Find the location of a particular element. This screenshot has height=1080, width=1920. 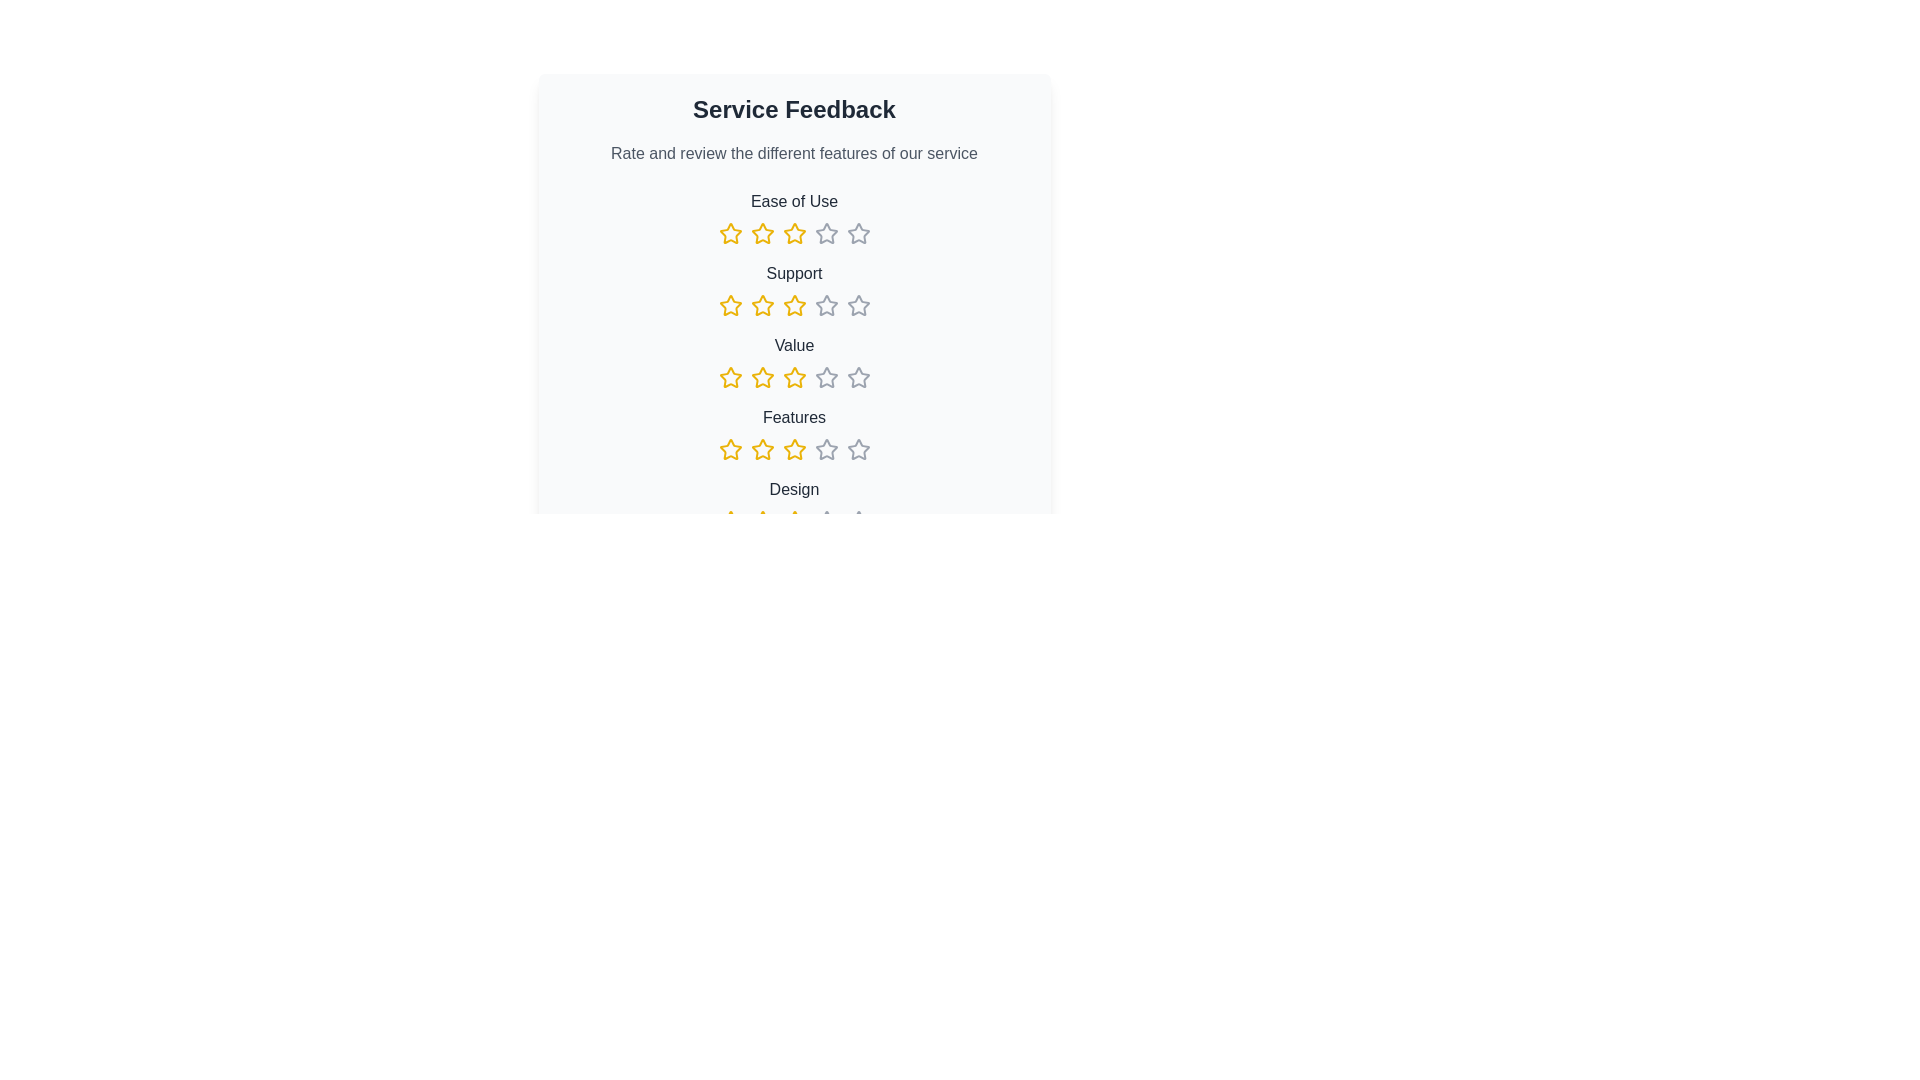

the second yellow star icon in the rating component of the feedback form is located at coordinates (761, 448).